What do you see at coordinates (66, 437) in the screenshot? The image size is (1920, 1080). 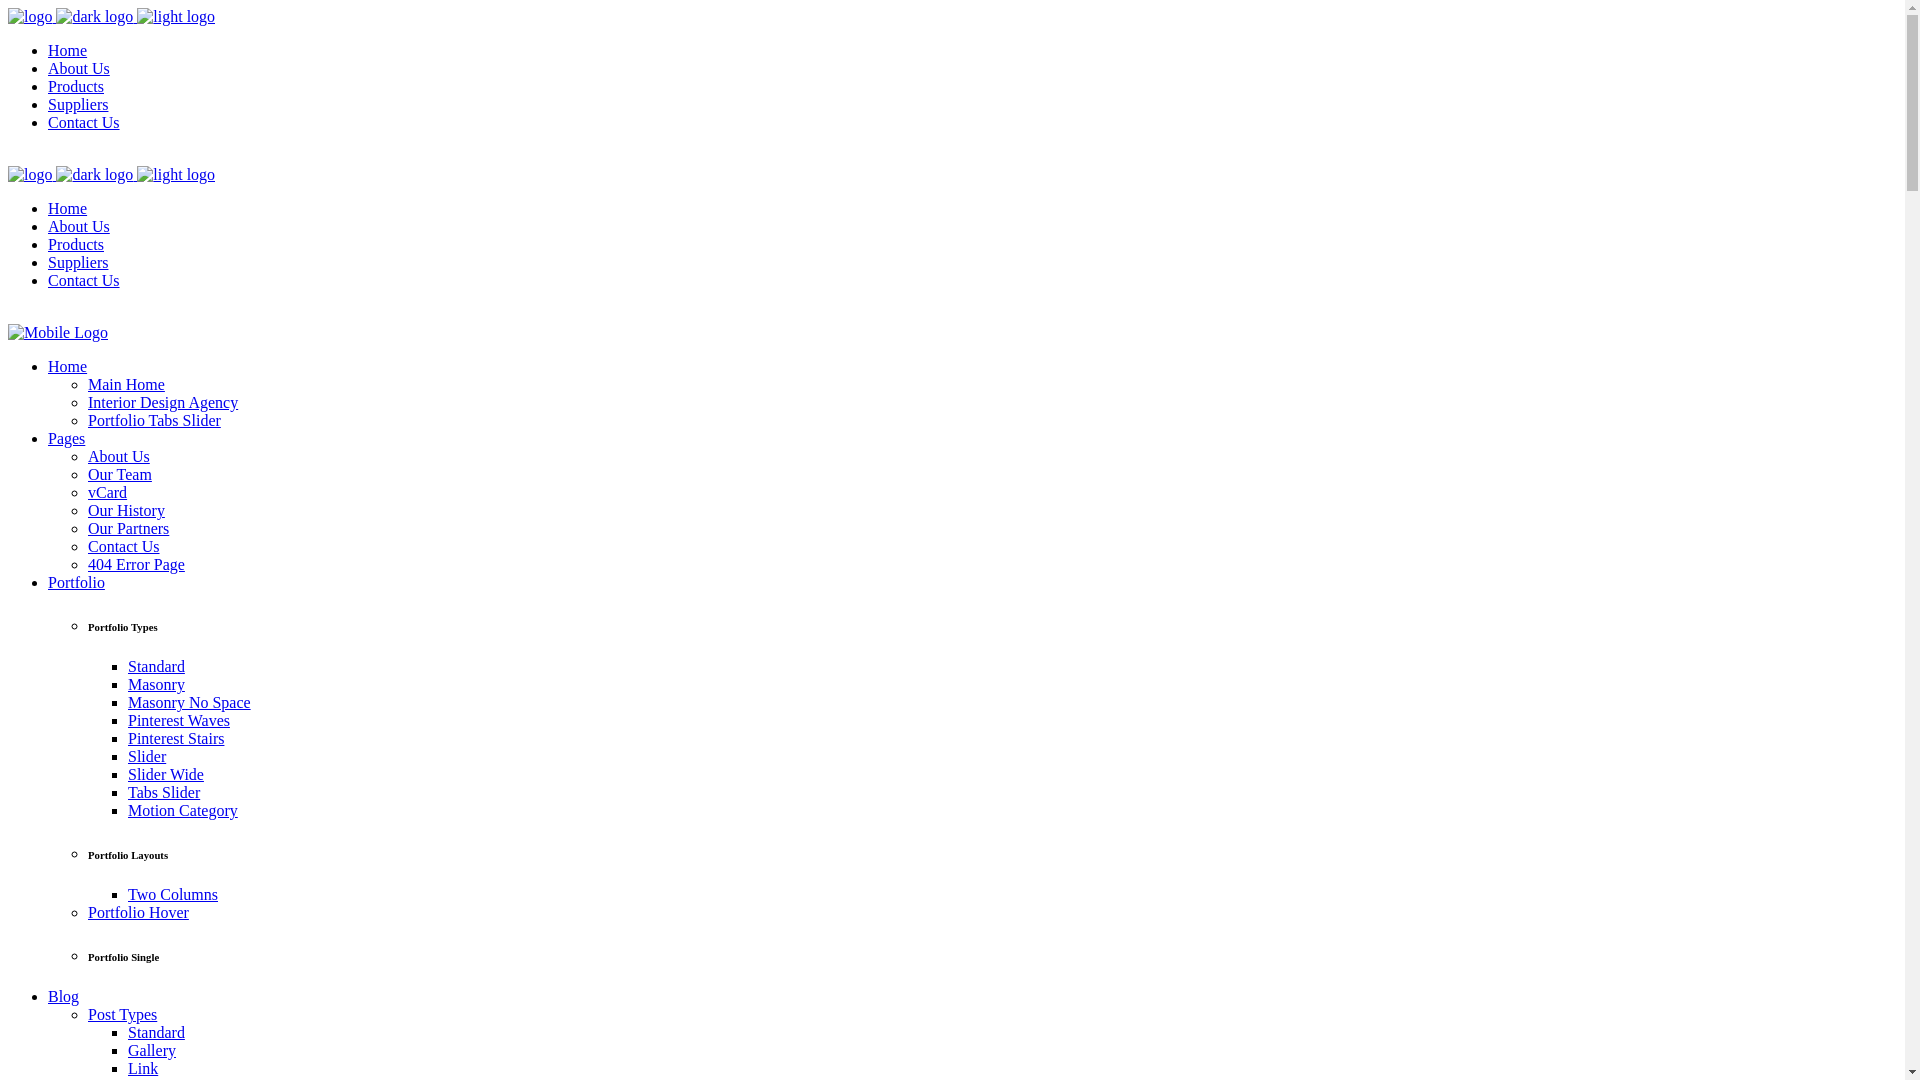 I see `'Pages'` at bounding box center [66, 437].